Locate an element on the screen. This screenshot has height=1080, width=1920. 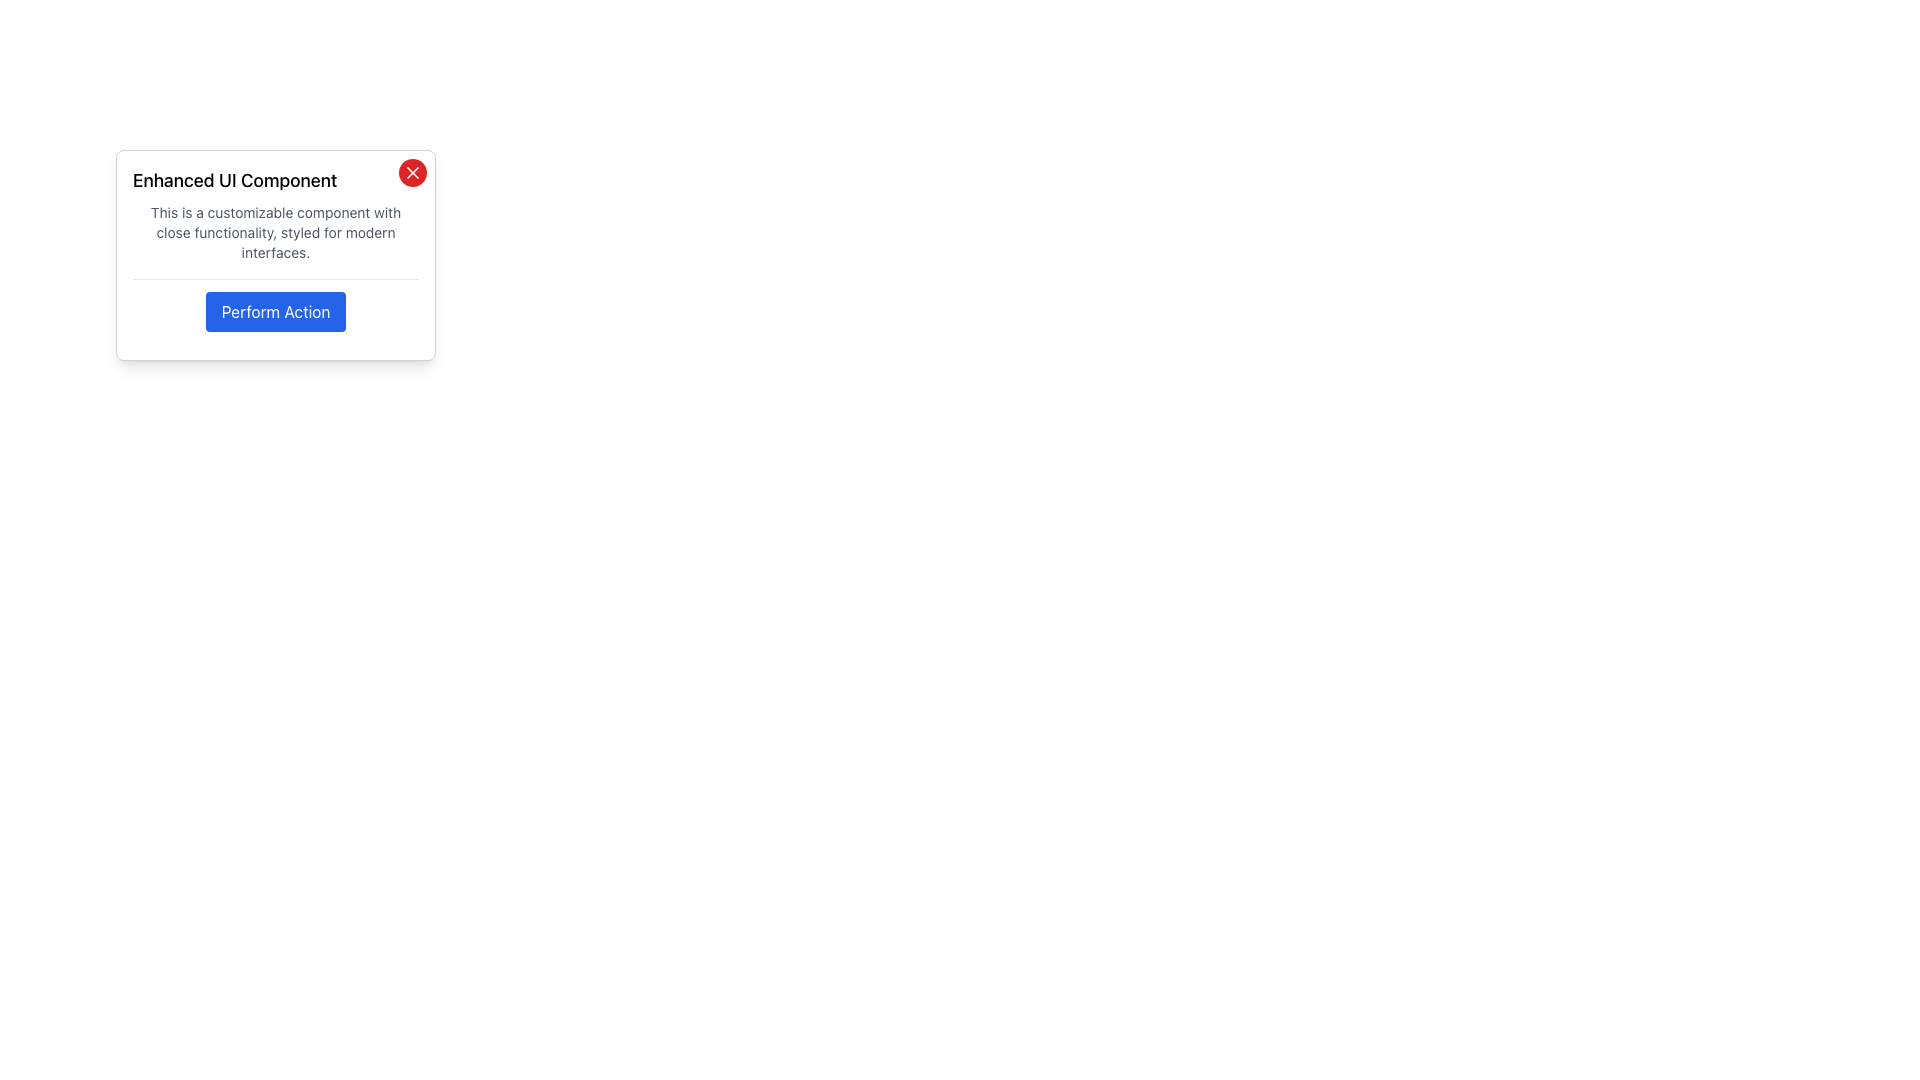
the circular red close button with a white 'X' icon located at the top-right corner of the card interface is located at coordinates (411, 172).